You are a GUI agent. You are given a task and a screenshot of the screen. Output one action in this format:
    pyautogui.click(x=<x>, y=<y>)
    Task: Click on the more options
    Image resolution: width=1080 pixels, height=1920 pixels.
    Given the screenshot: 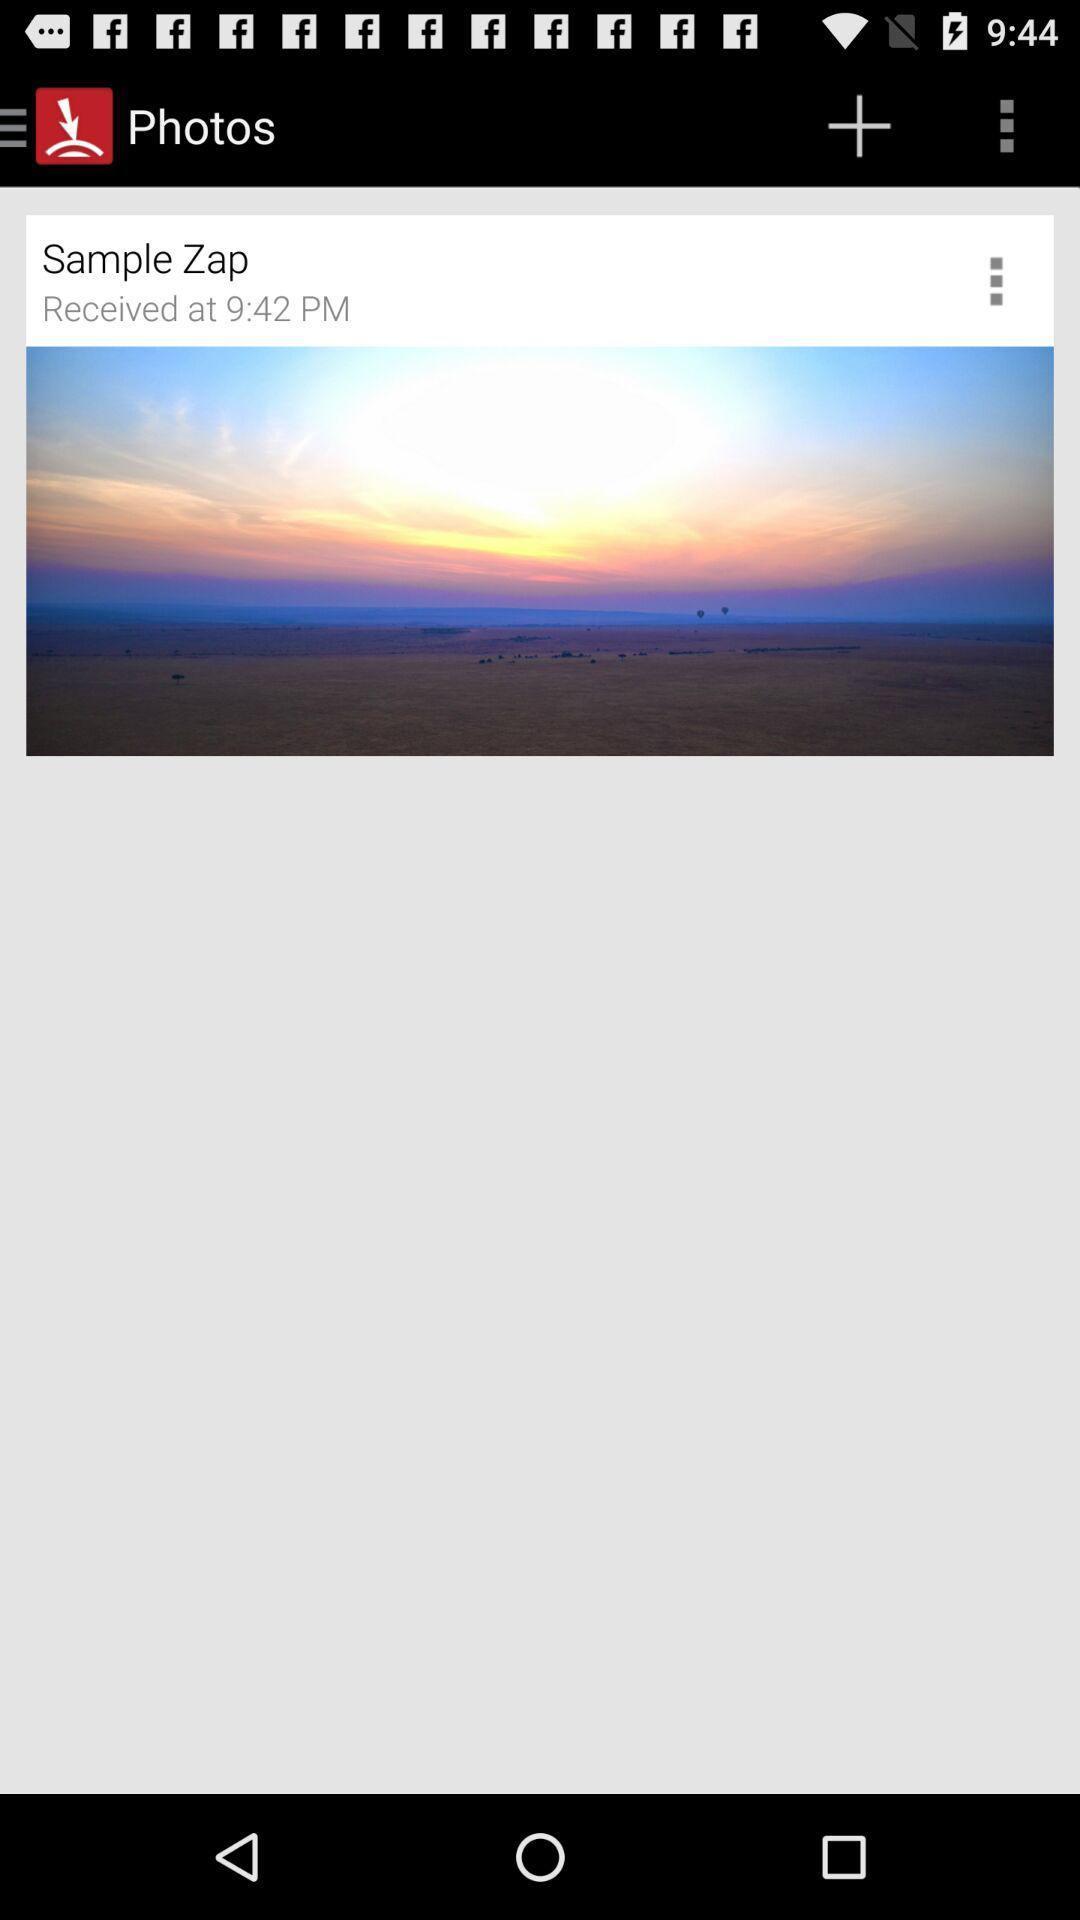 What is the action you would take?
    pyautogui.click(x=1003, y=279)
    